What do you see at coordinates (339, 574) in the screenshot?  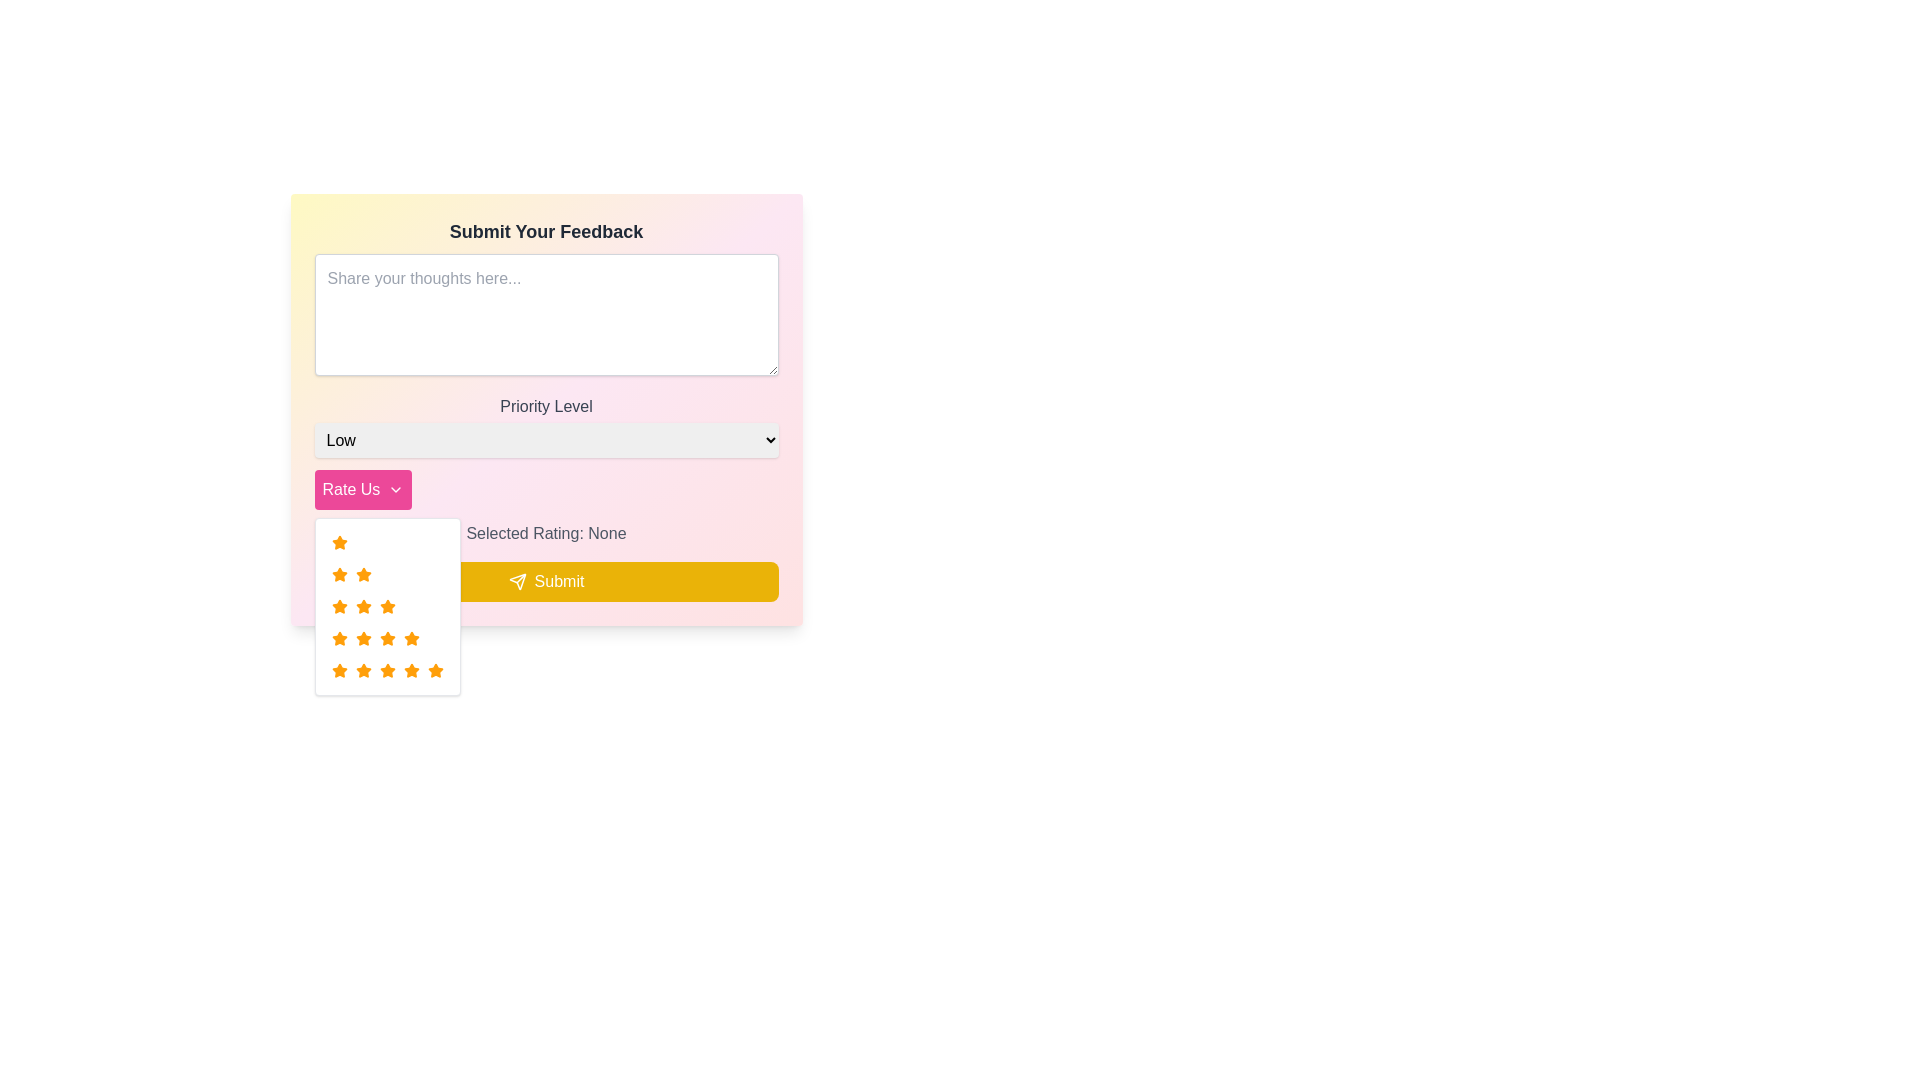 I see `the star-shaped rating icon, which represents the lowest rating in the 'Rate Us' system, to focus on it` at bounding box center [339, 574].